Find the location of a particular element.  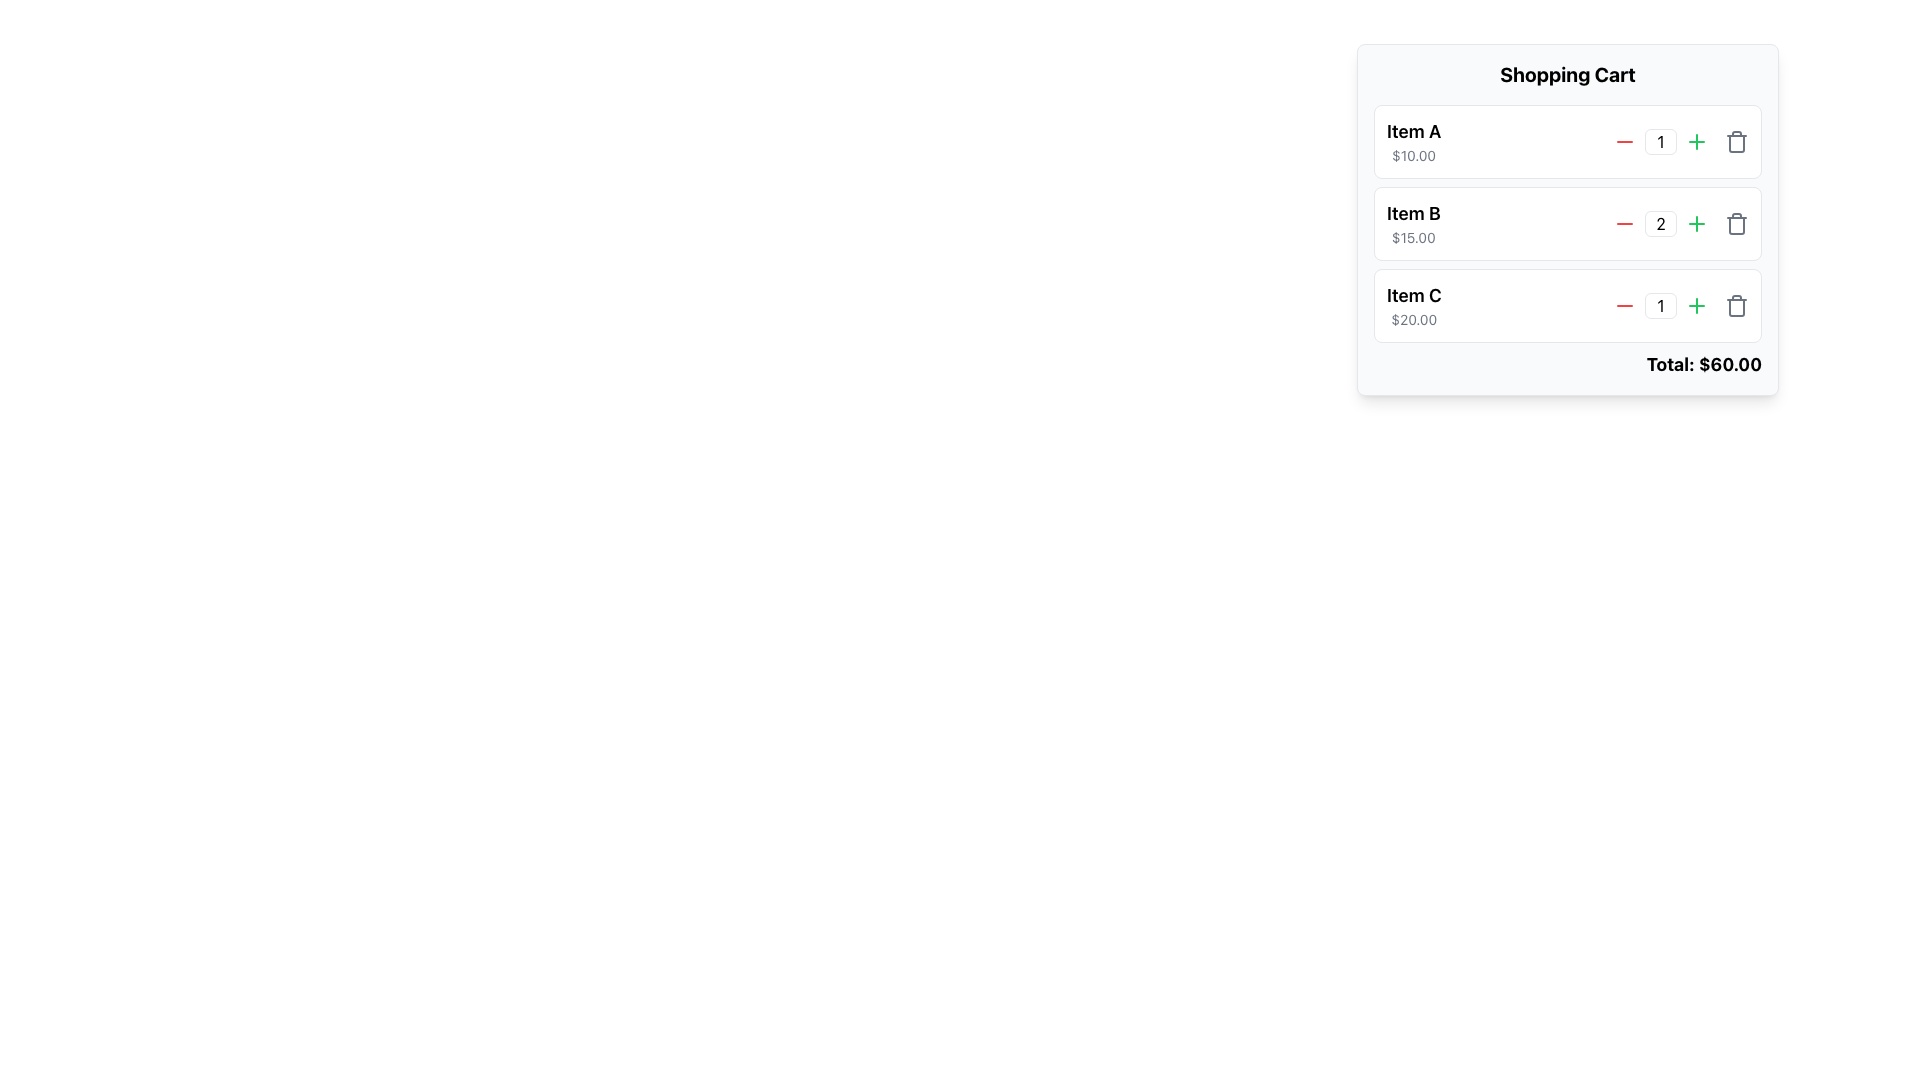

the trash can icon button located on the far right of the first row of shopping cart items is located at coordinates (1736, 141).